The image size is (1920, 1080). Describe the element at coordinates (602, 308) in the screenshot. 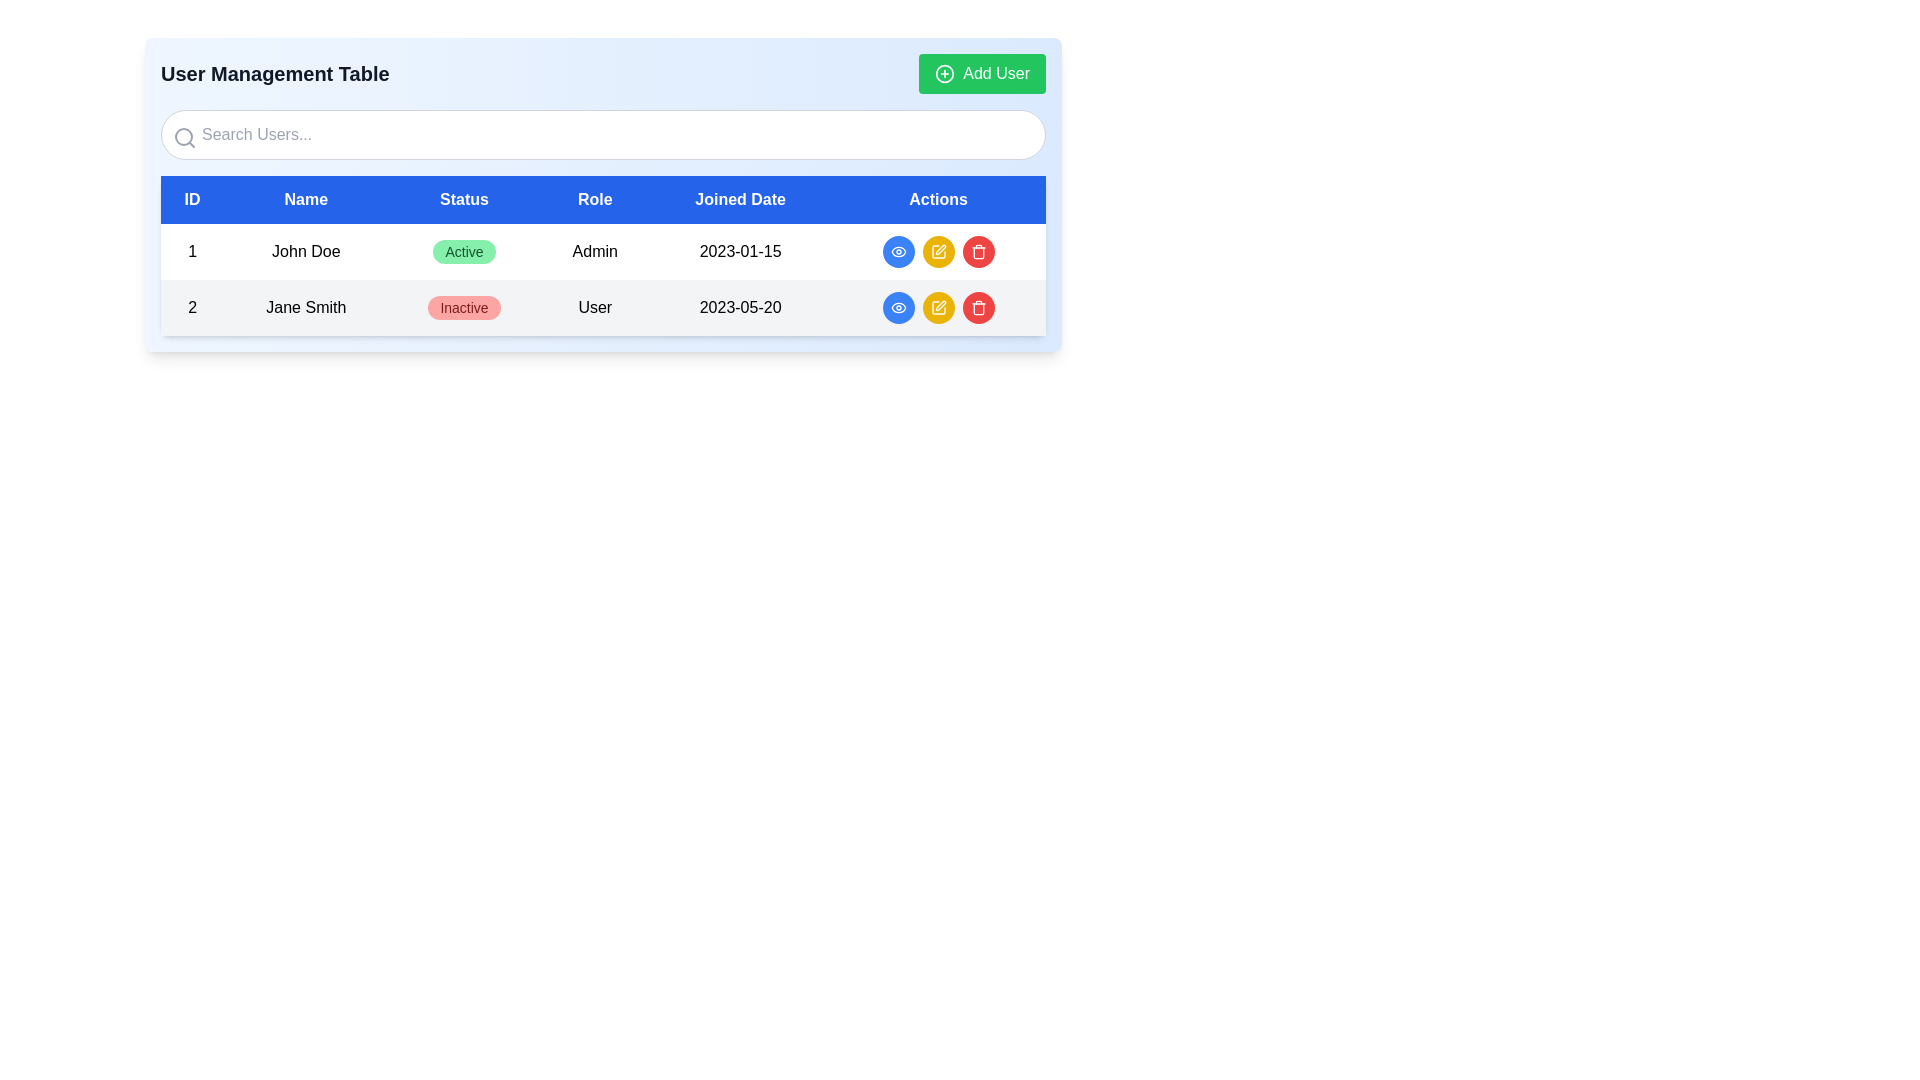

I see `on the second row of the user management table that contains the information for 'Jane Smith'` at that location.